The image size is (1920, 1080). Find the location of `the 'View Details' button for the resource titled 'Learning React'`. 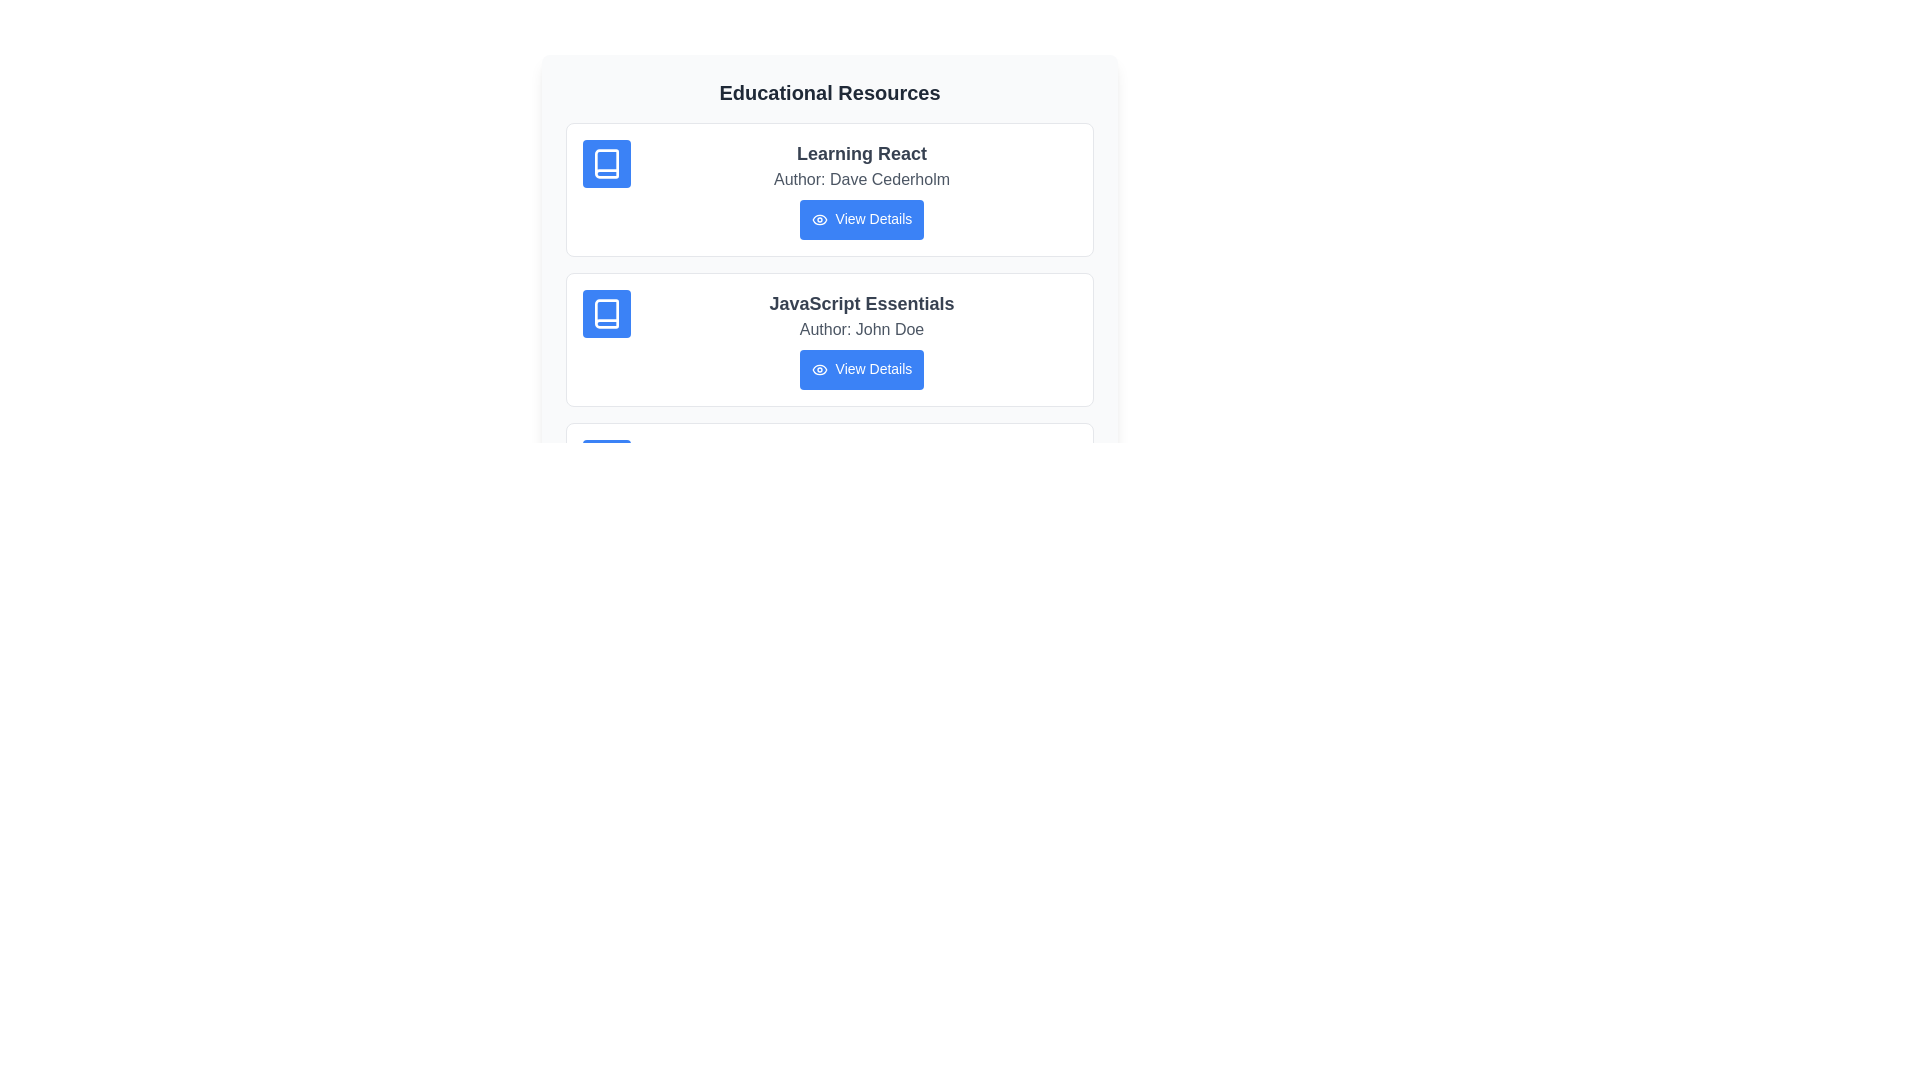

the 'View Details' button for the resource titled 'Learning React' is located at coordinates (862, 219).